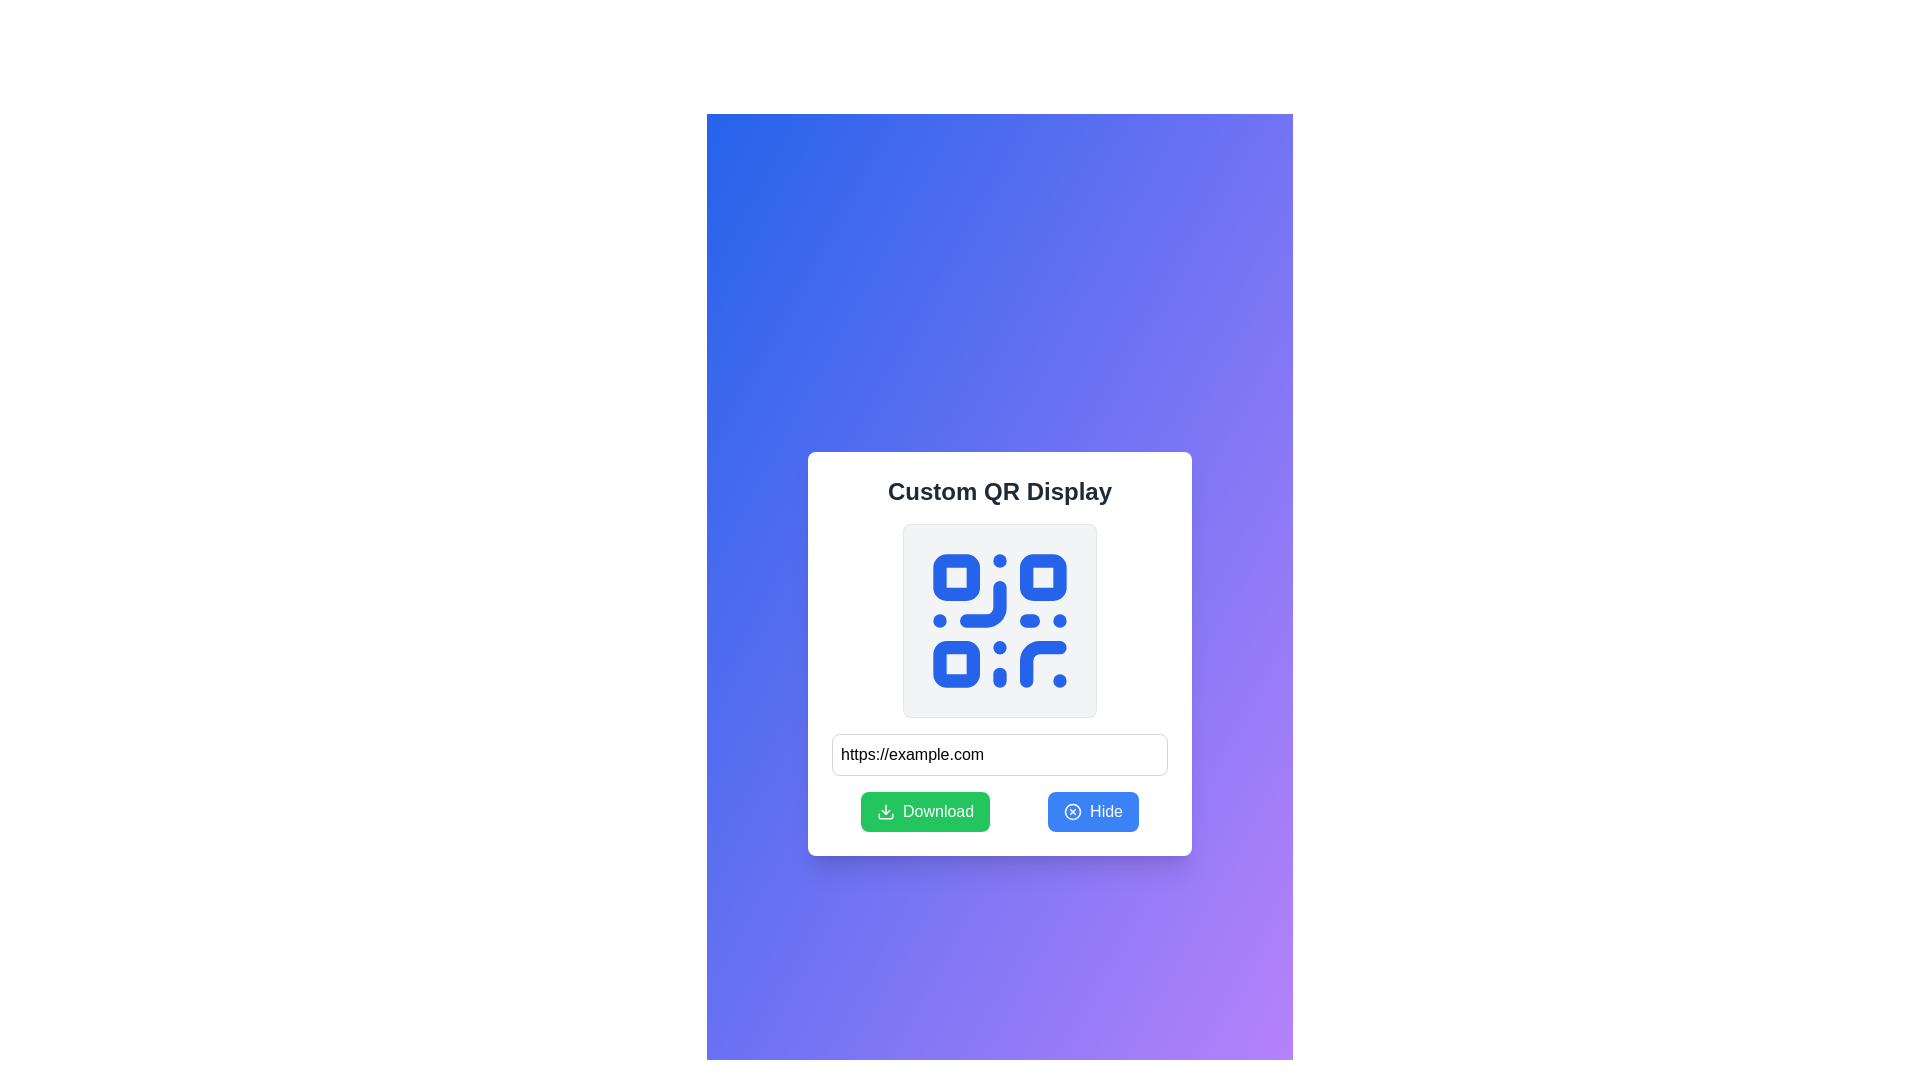 The image size is (1920, 1080). What do you see at coordinates (884, 812) in the screenshot?
I see `the green 'Download' button which contains the downward arrow icon for the download action` at bounding box center [884, 812].